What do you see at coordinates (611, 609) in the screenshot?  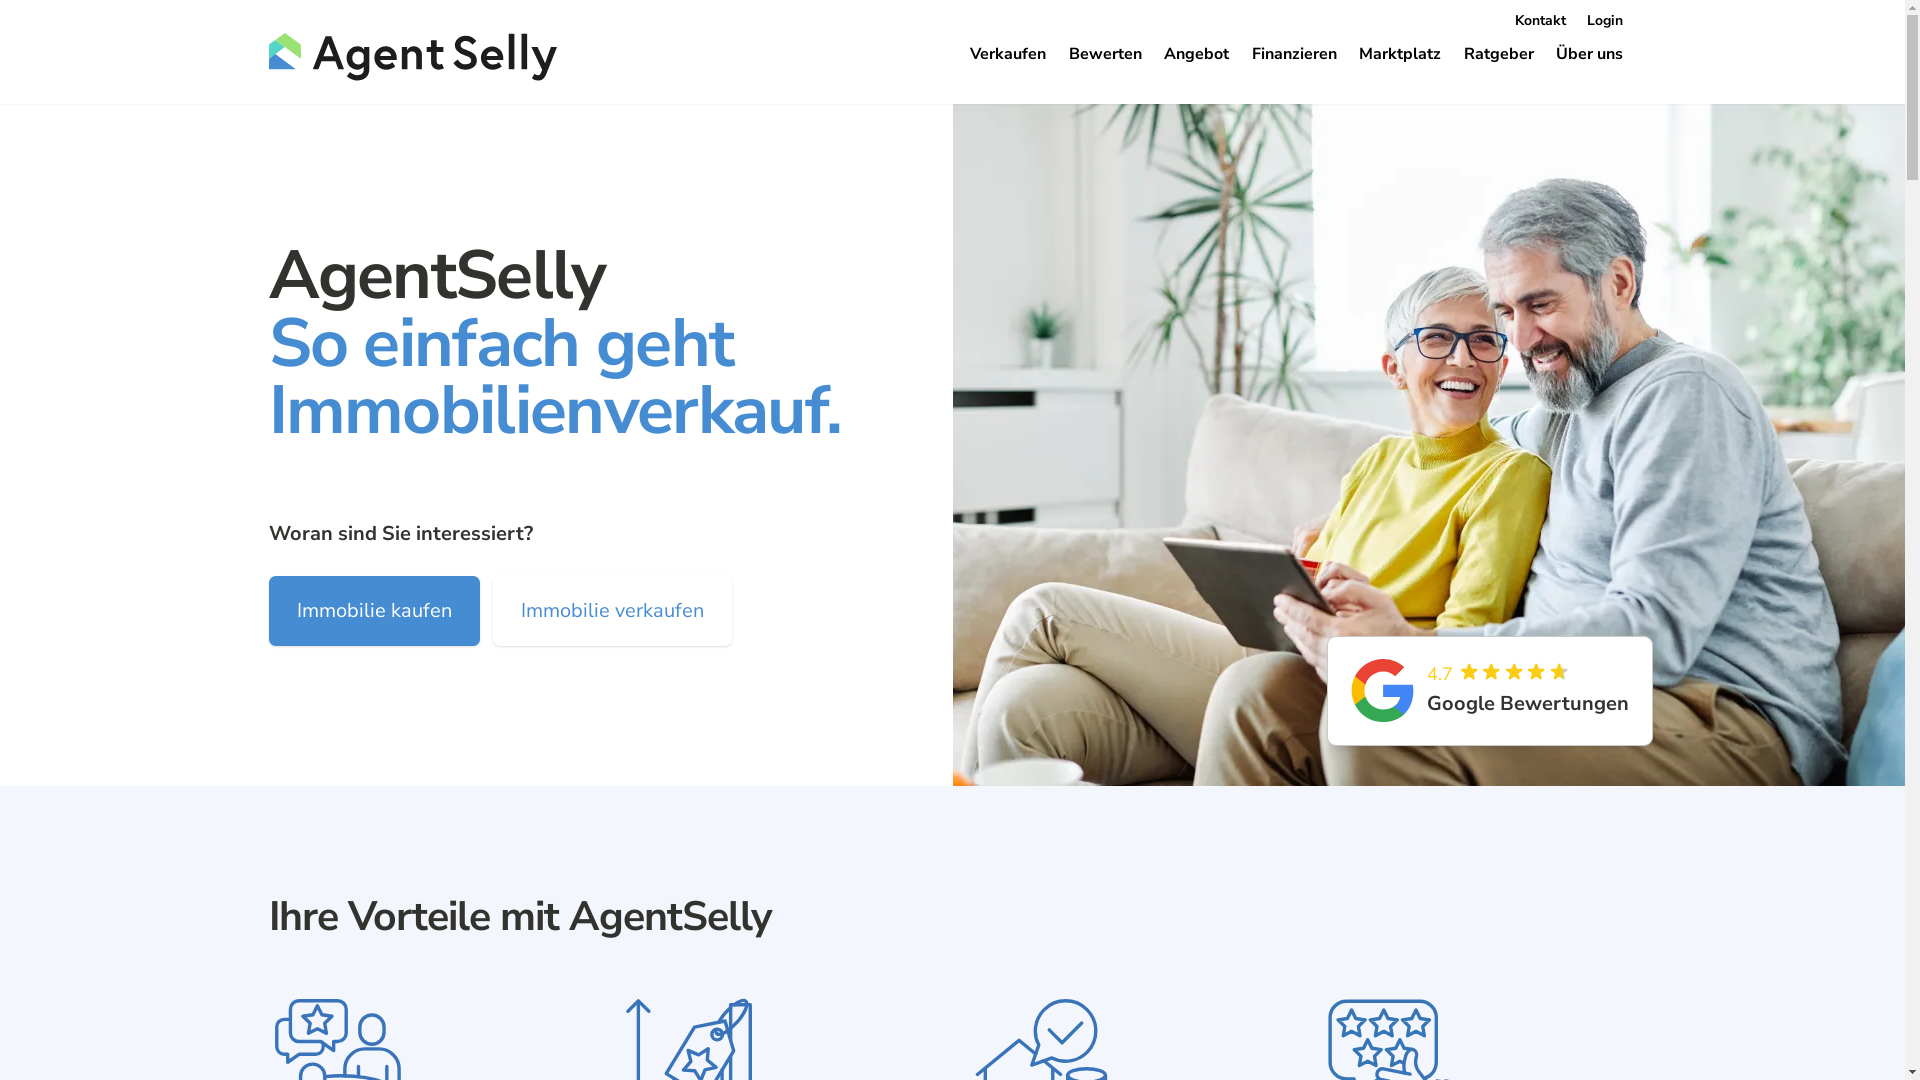 I see `'Immobilie verkaufen'` at bounding box center [611, 609].